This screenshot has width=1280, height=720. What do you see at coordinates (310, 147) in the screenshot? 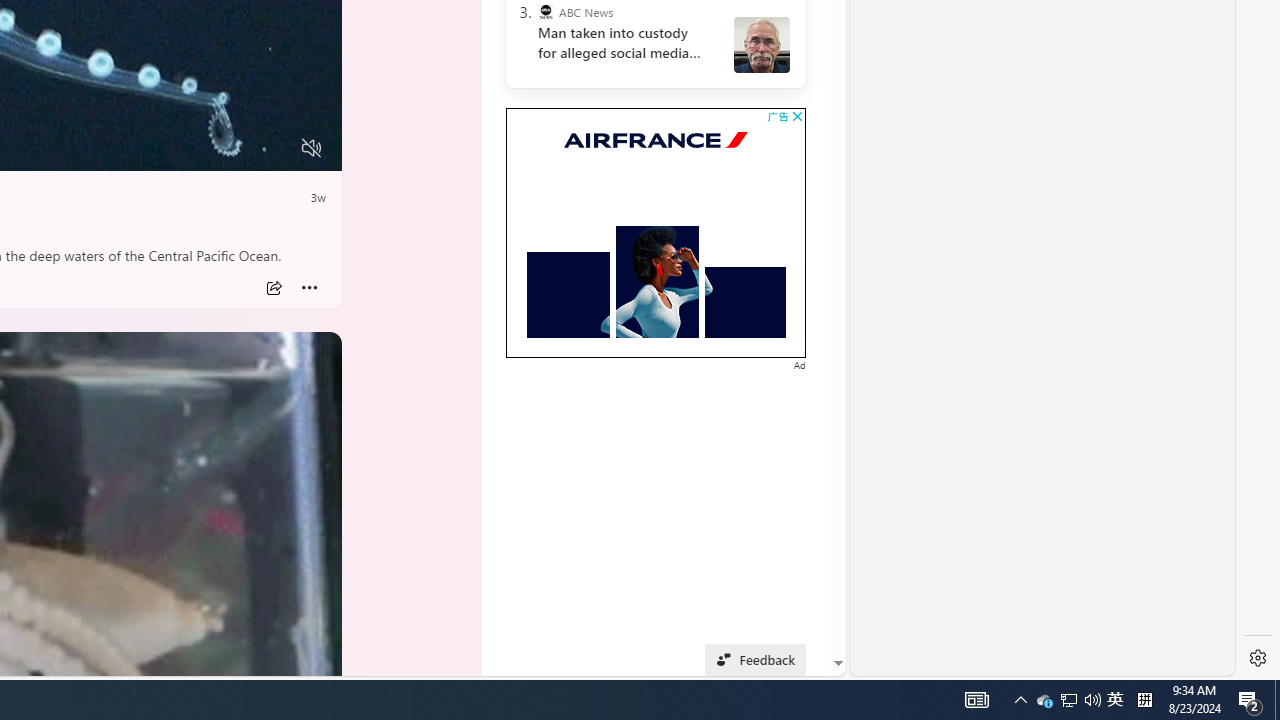
I see `'Unmute'` at bounding box center [310, 147].